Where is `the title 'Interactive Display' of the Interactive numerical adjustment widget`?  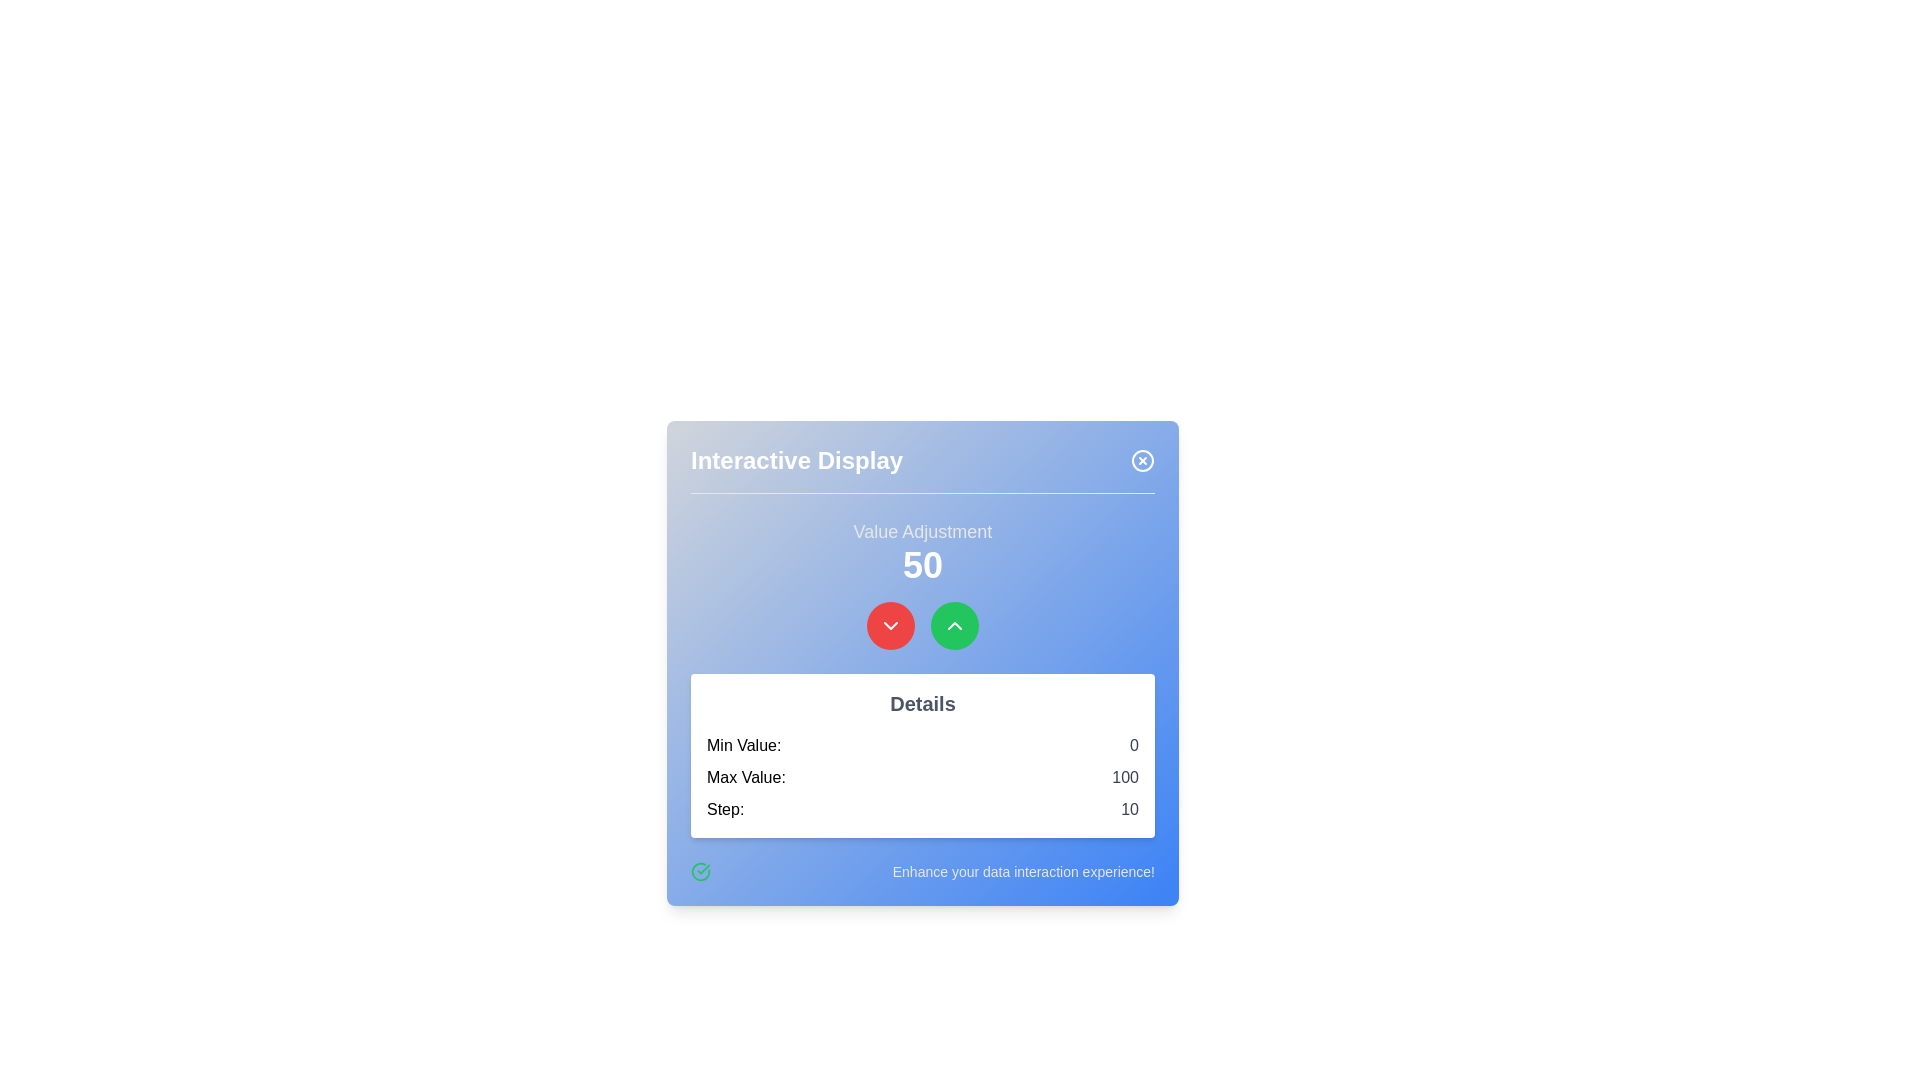 the title 'Interactive Display' of the Interactive numerical adjustment widget is located at coordinates (921, 663).